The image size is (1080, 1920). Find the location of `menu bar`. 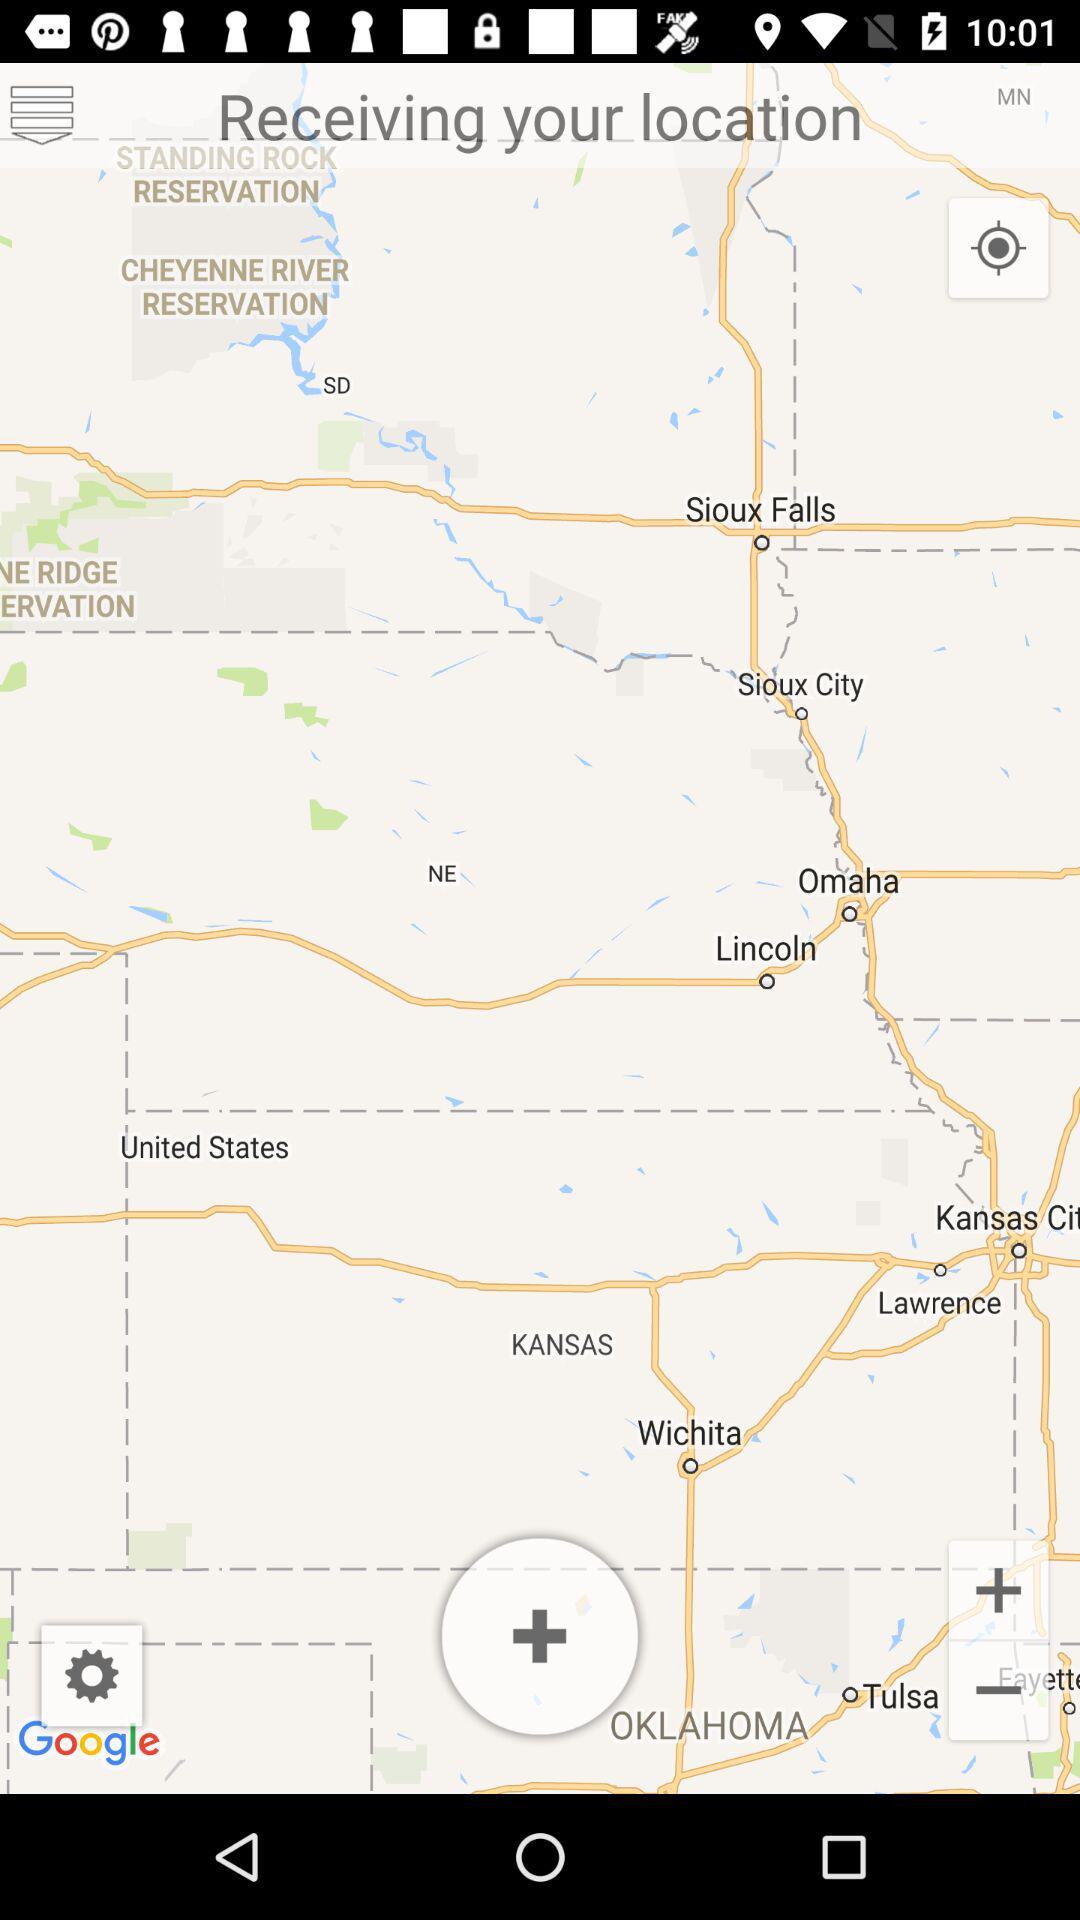

menu bar is located at coordinates (42, 114).